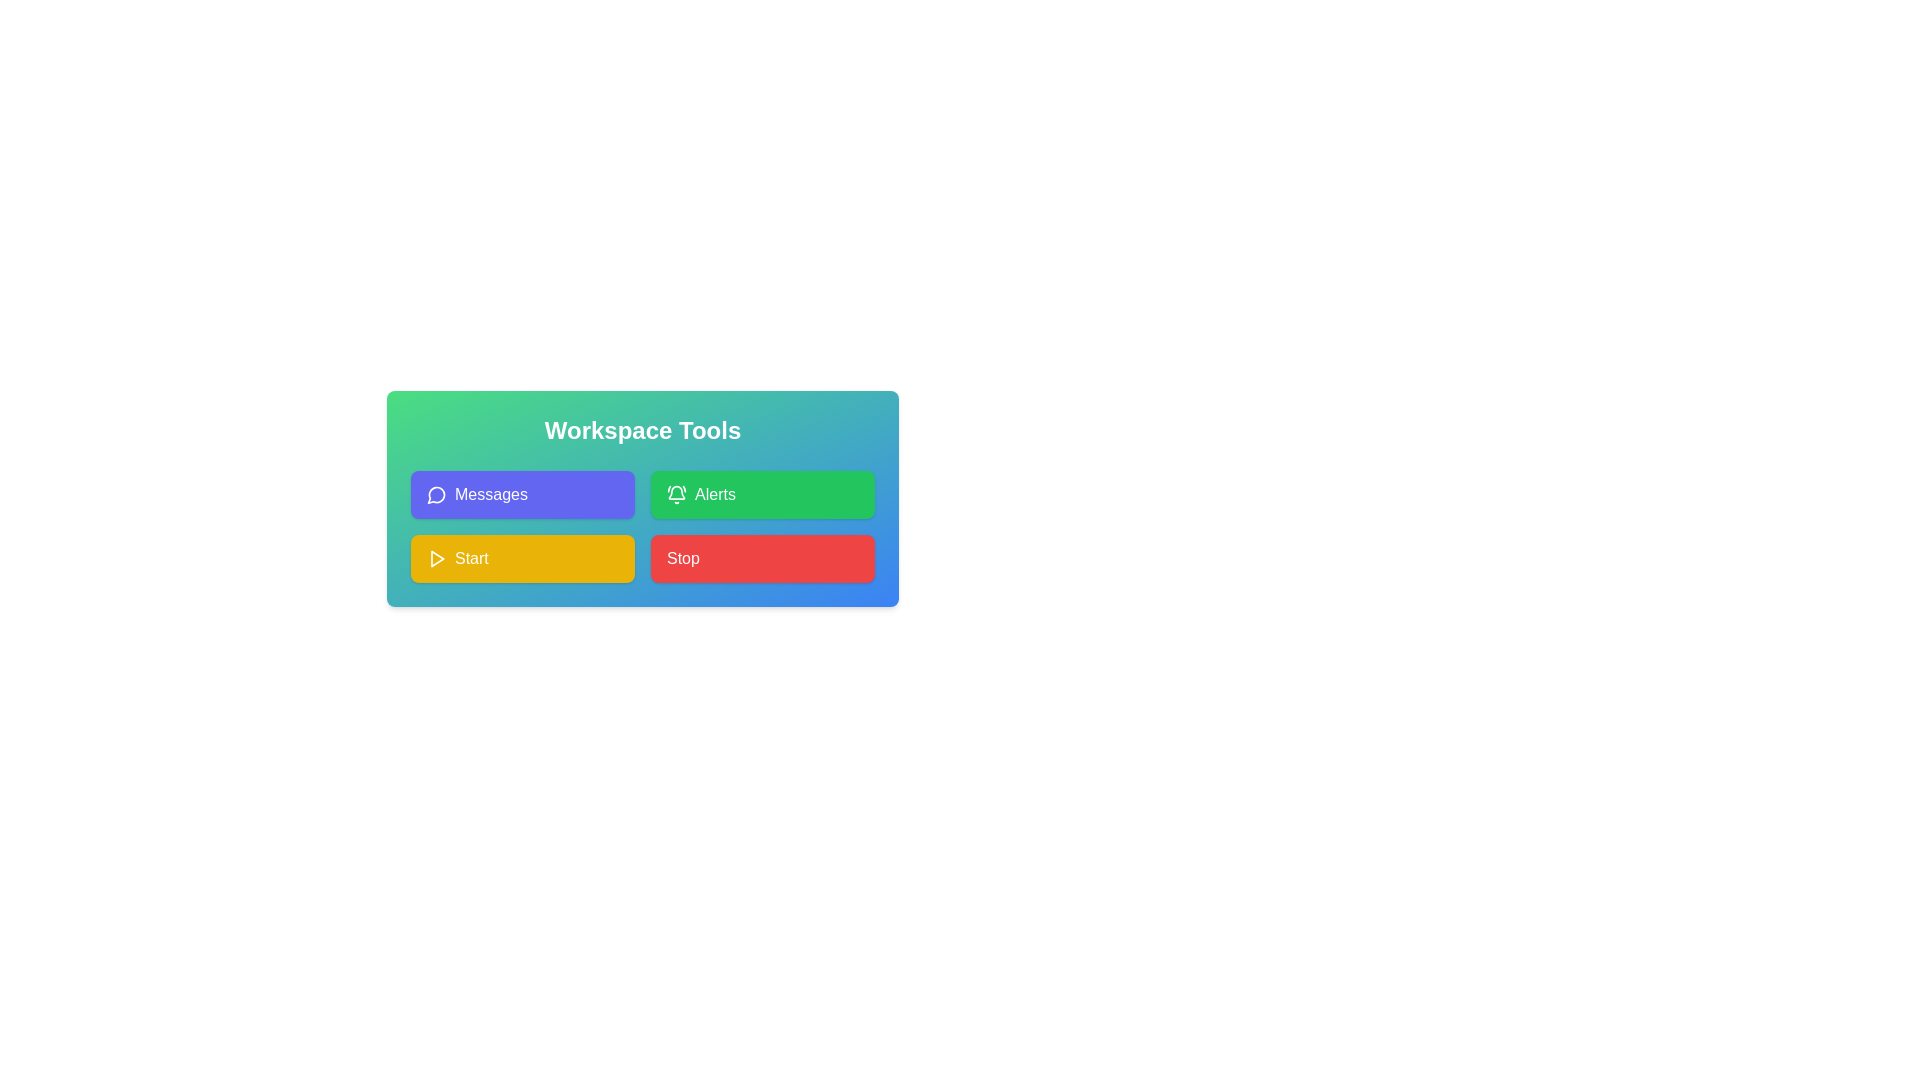 This screenshot has width=1920, height=1080. I want to click on the triangular play icon within the 'Start' button in the bottom left corner of the workspace tools interface for additional information, so click(436, 559).